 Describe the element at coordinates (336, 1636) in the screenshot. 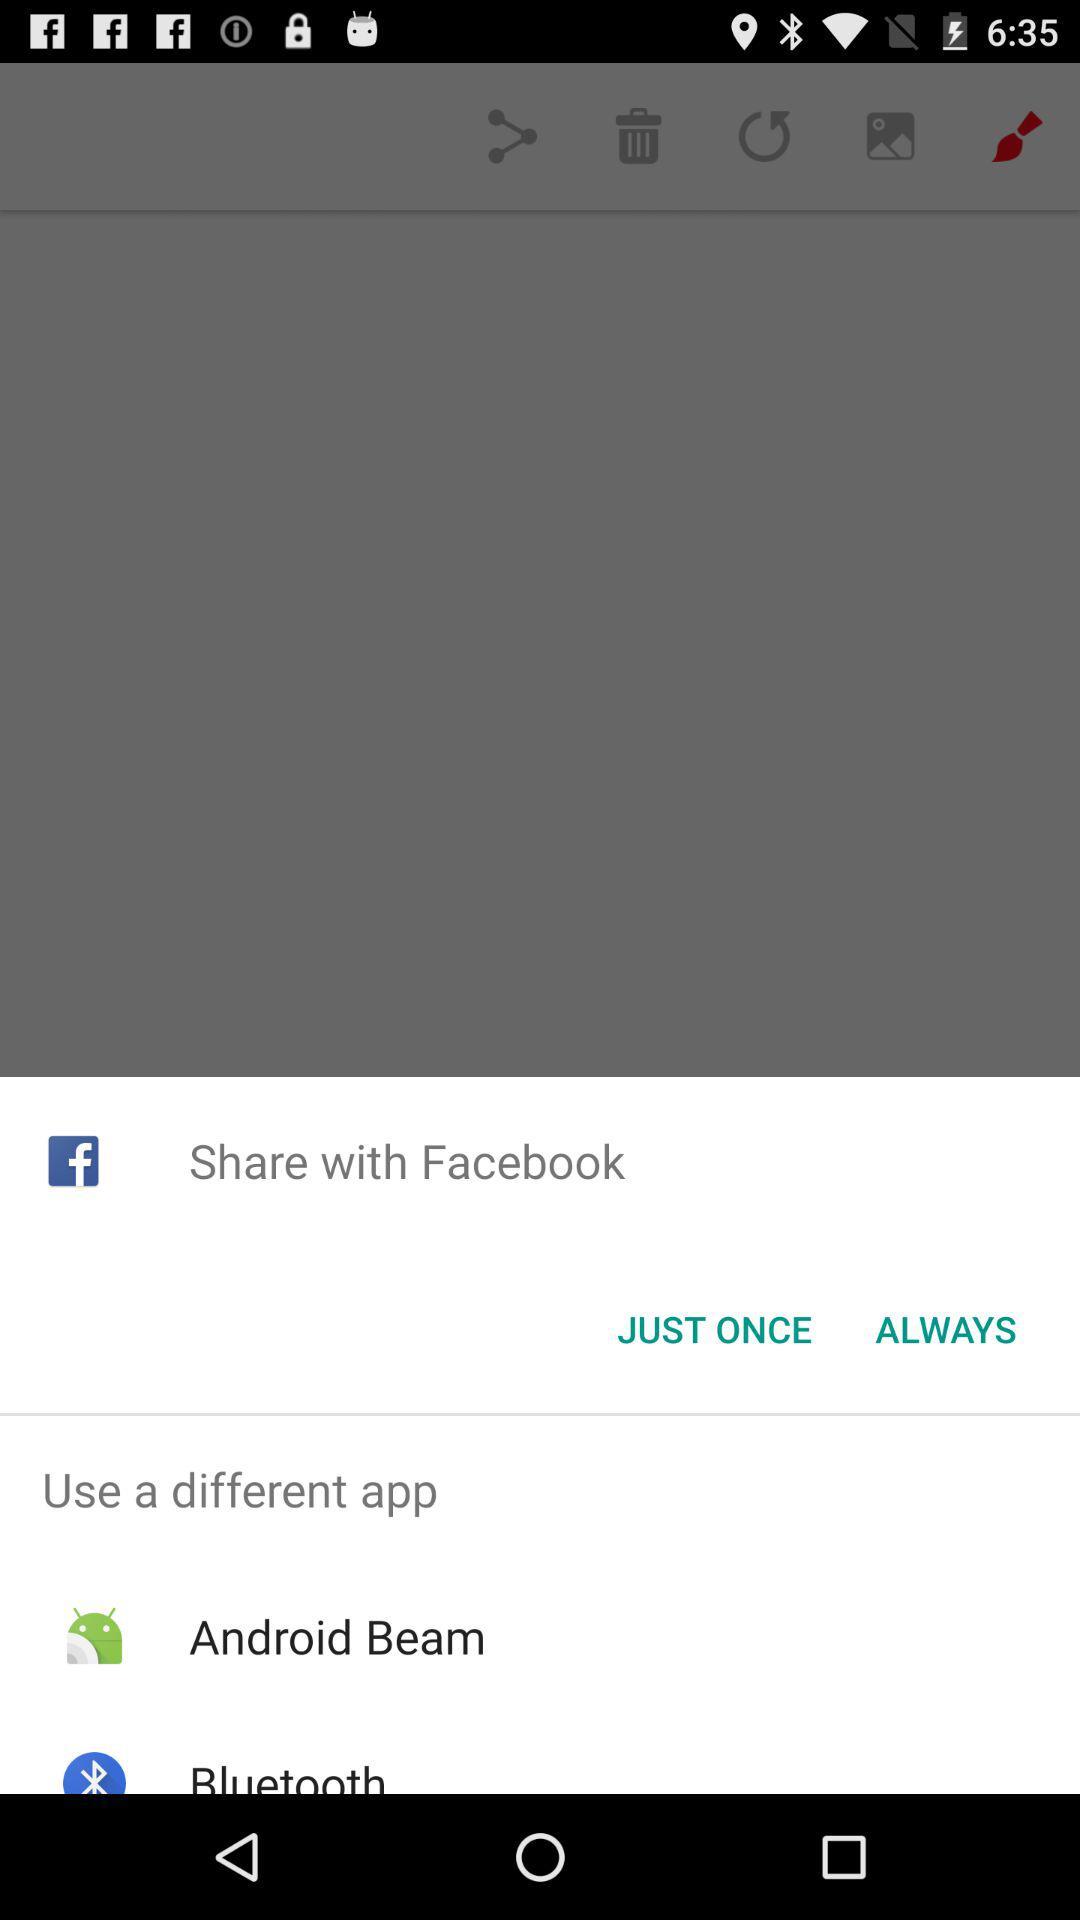

I see `app above bluetooth app` at that location.